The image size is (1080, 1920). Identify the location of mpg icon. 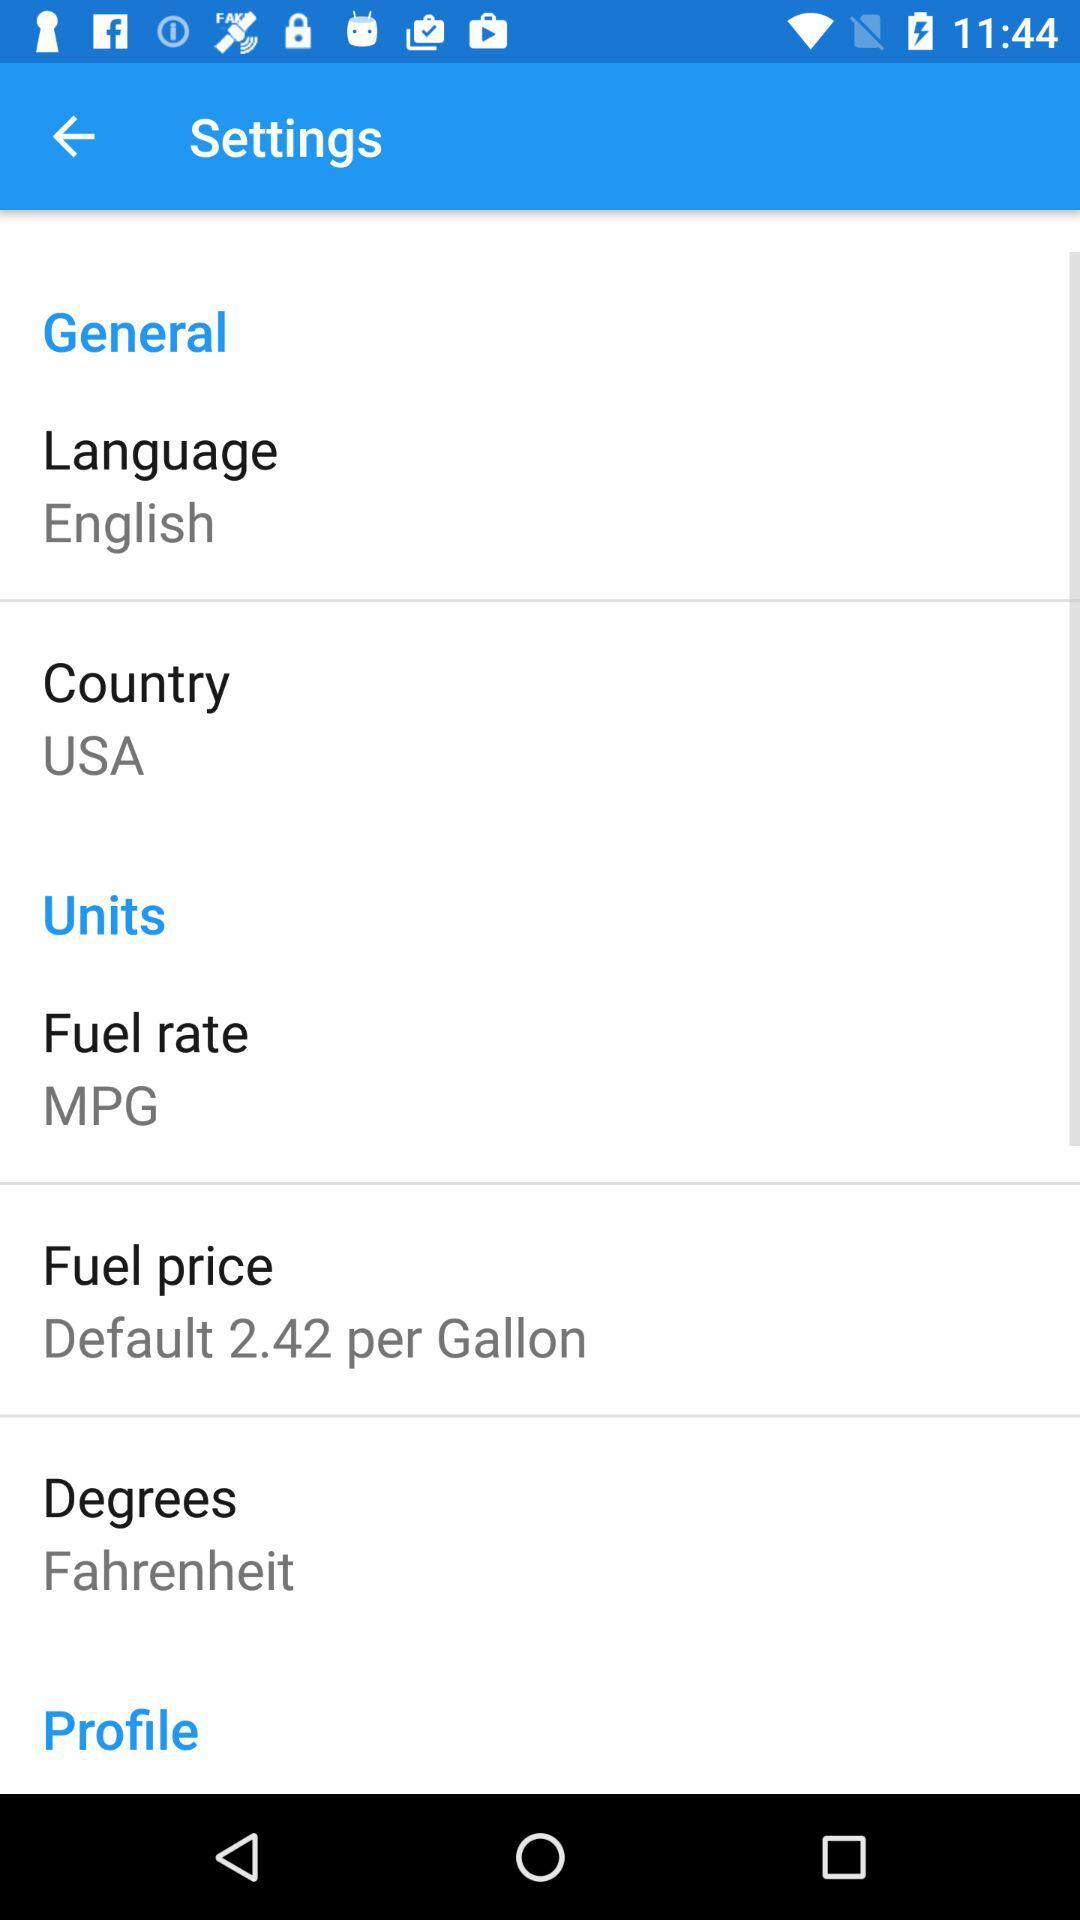
(100, 1102).